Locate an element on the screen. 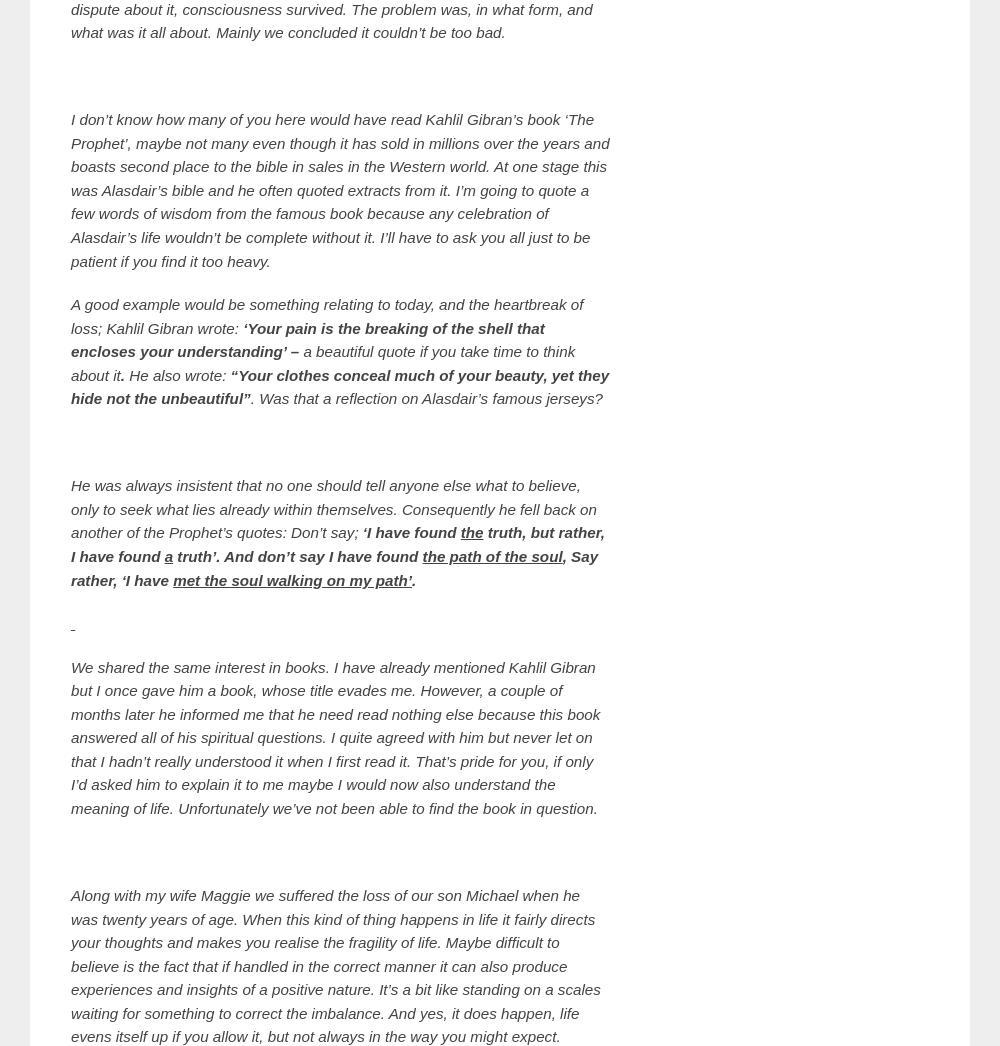  'A good example would be something relating to today, and the heartbreak of loss; Kahlil Gibran wrote:' is located at coordinates (326, 314).